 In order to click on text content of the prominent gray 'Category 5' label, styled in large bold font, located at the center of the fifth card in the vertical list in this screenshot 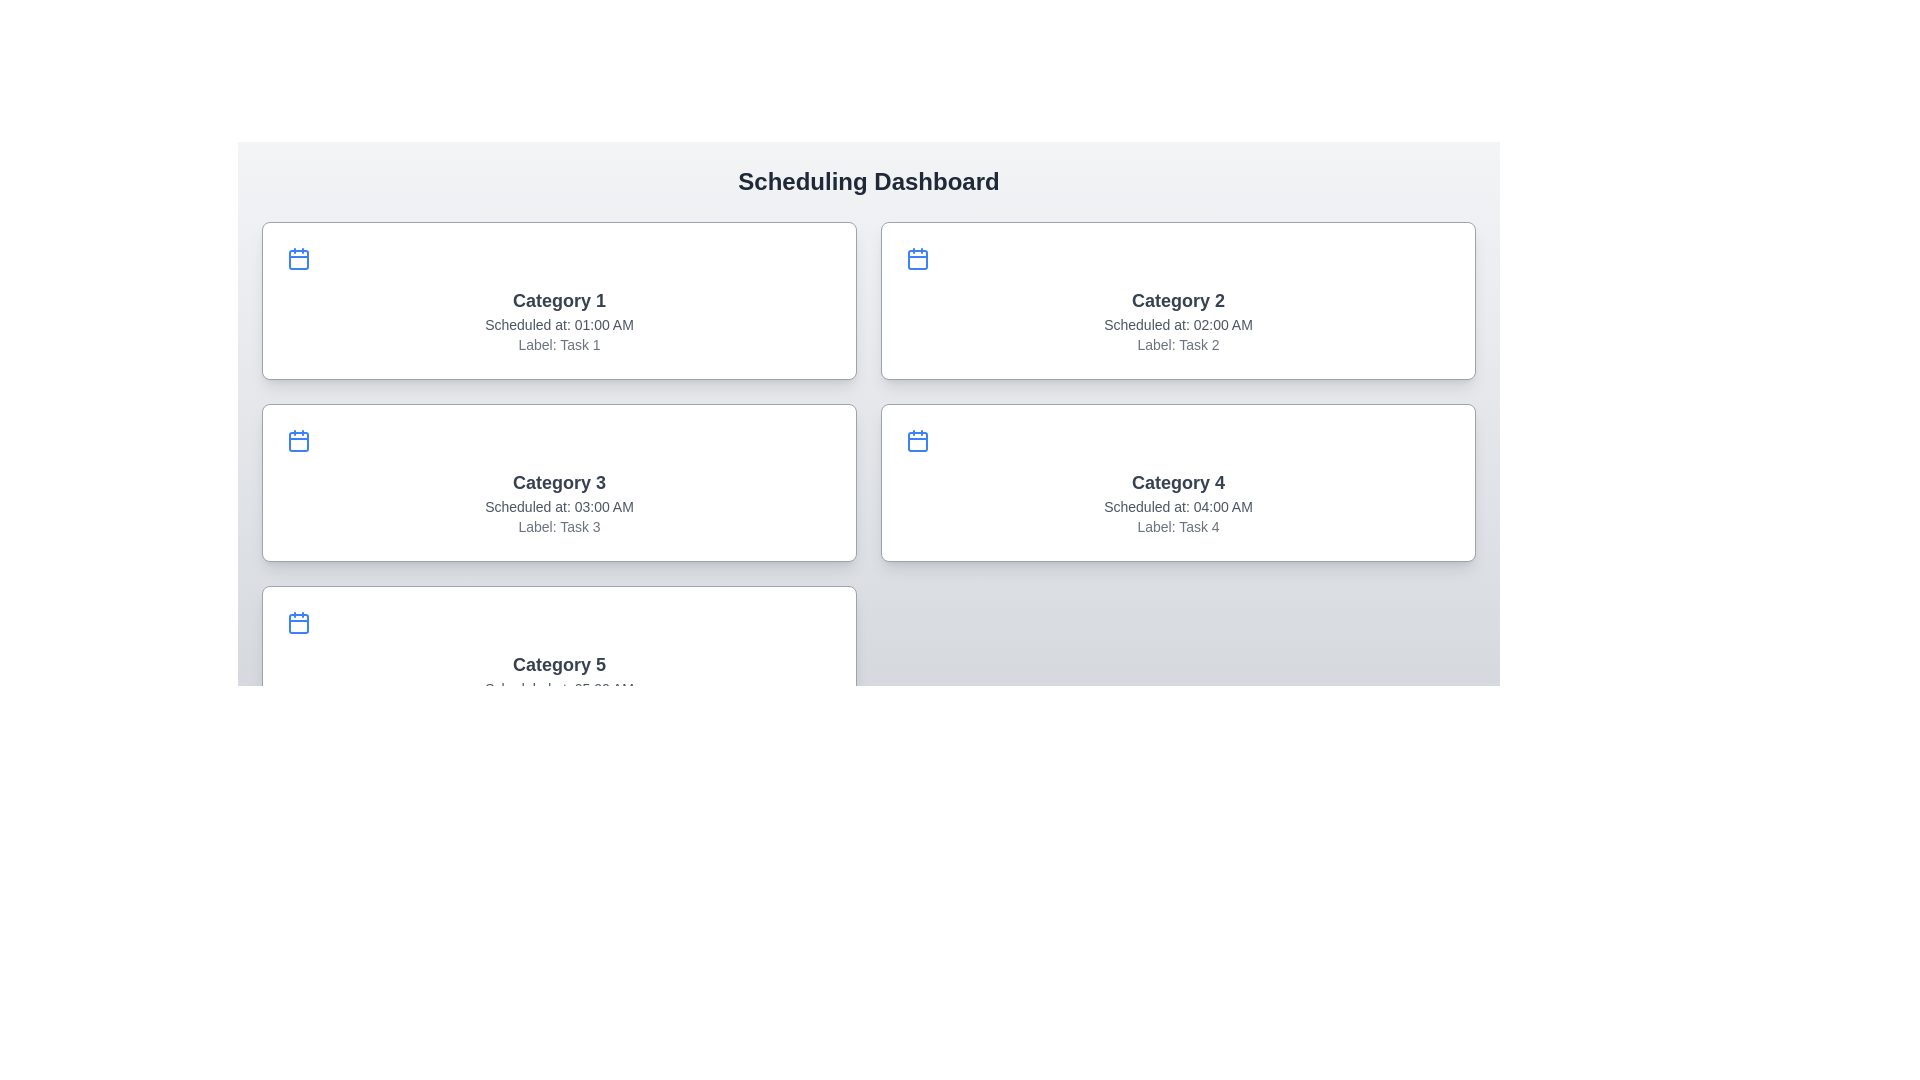, I will do `click(559, 664)`.